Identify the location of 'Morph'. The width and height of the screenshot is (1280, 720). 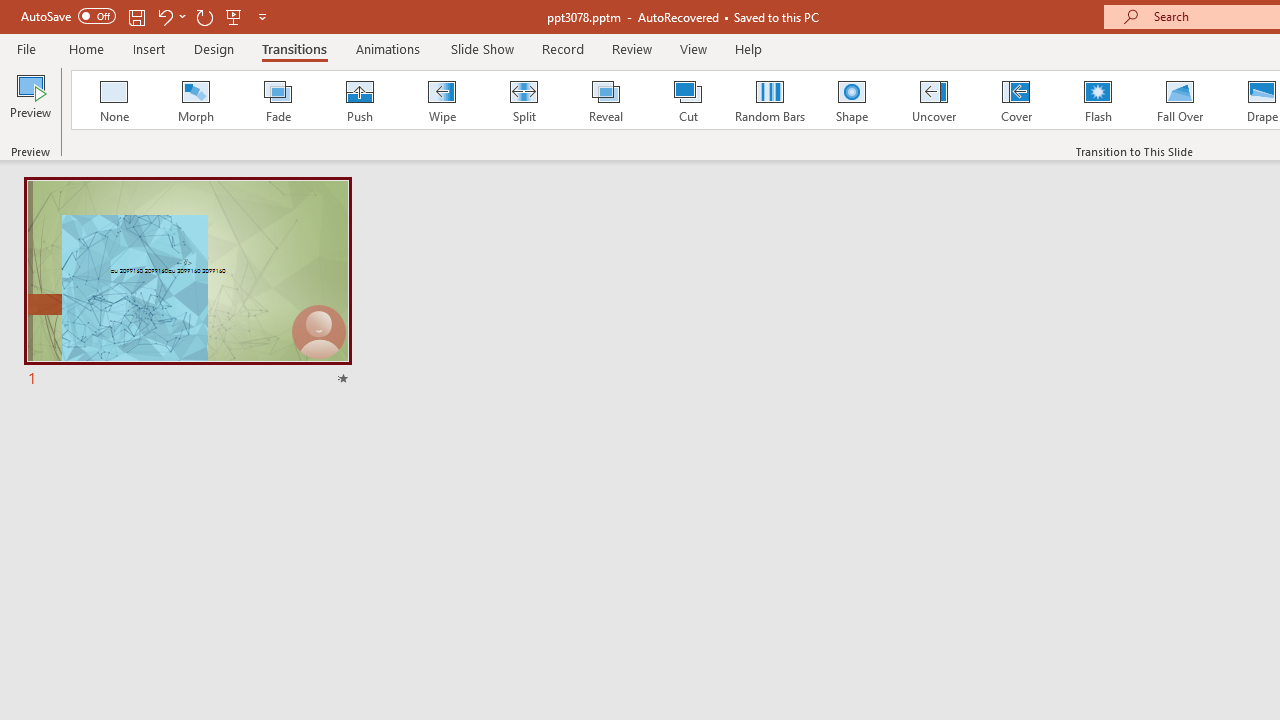
(195, 100).